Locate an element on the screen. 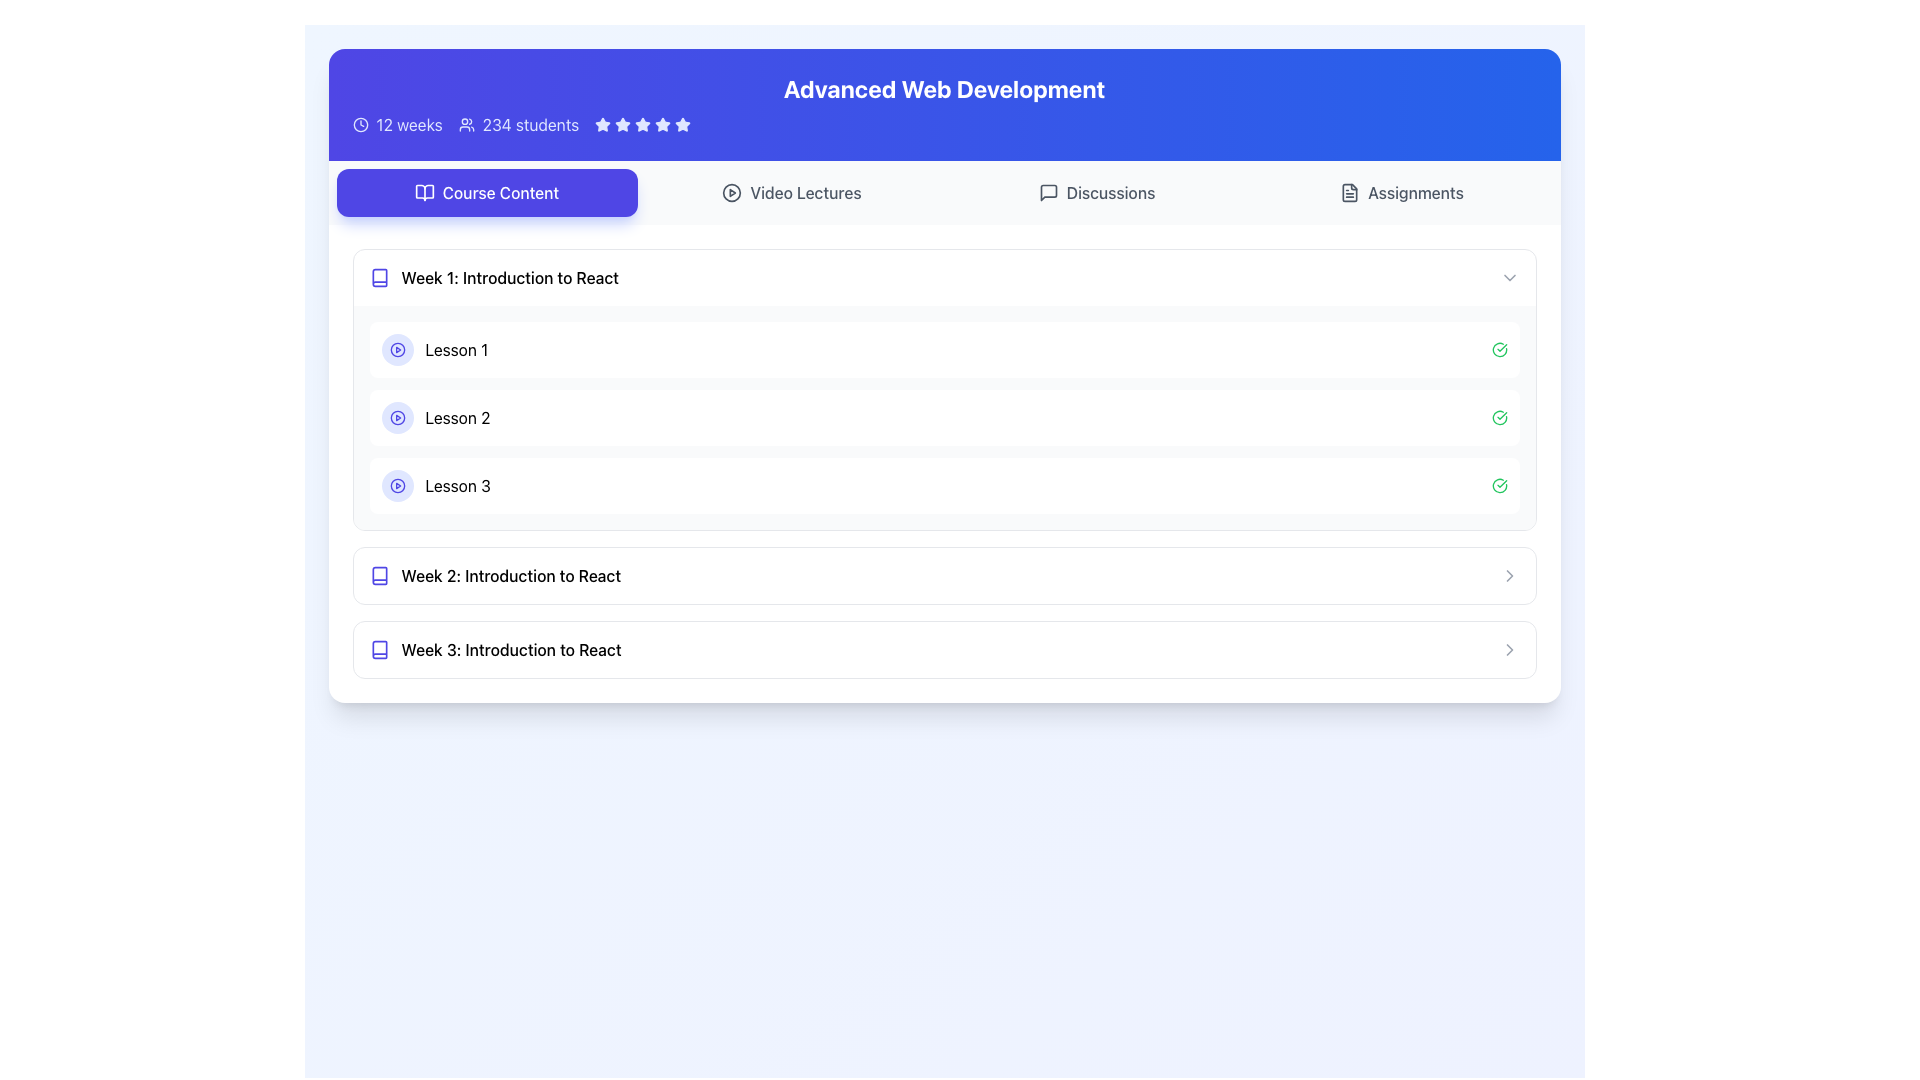 This screenshot has height=1080, width=1920. the header labeled 'Week 3: Introduction to React' is located at coordinates (511, 650).